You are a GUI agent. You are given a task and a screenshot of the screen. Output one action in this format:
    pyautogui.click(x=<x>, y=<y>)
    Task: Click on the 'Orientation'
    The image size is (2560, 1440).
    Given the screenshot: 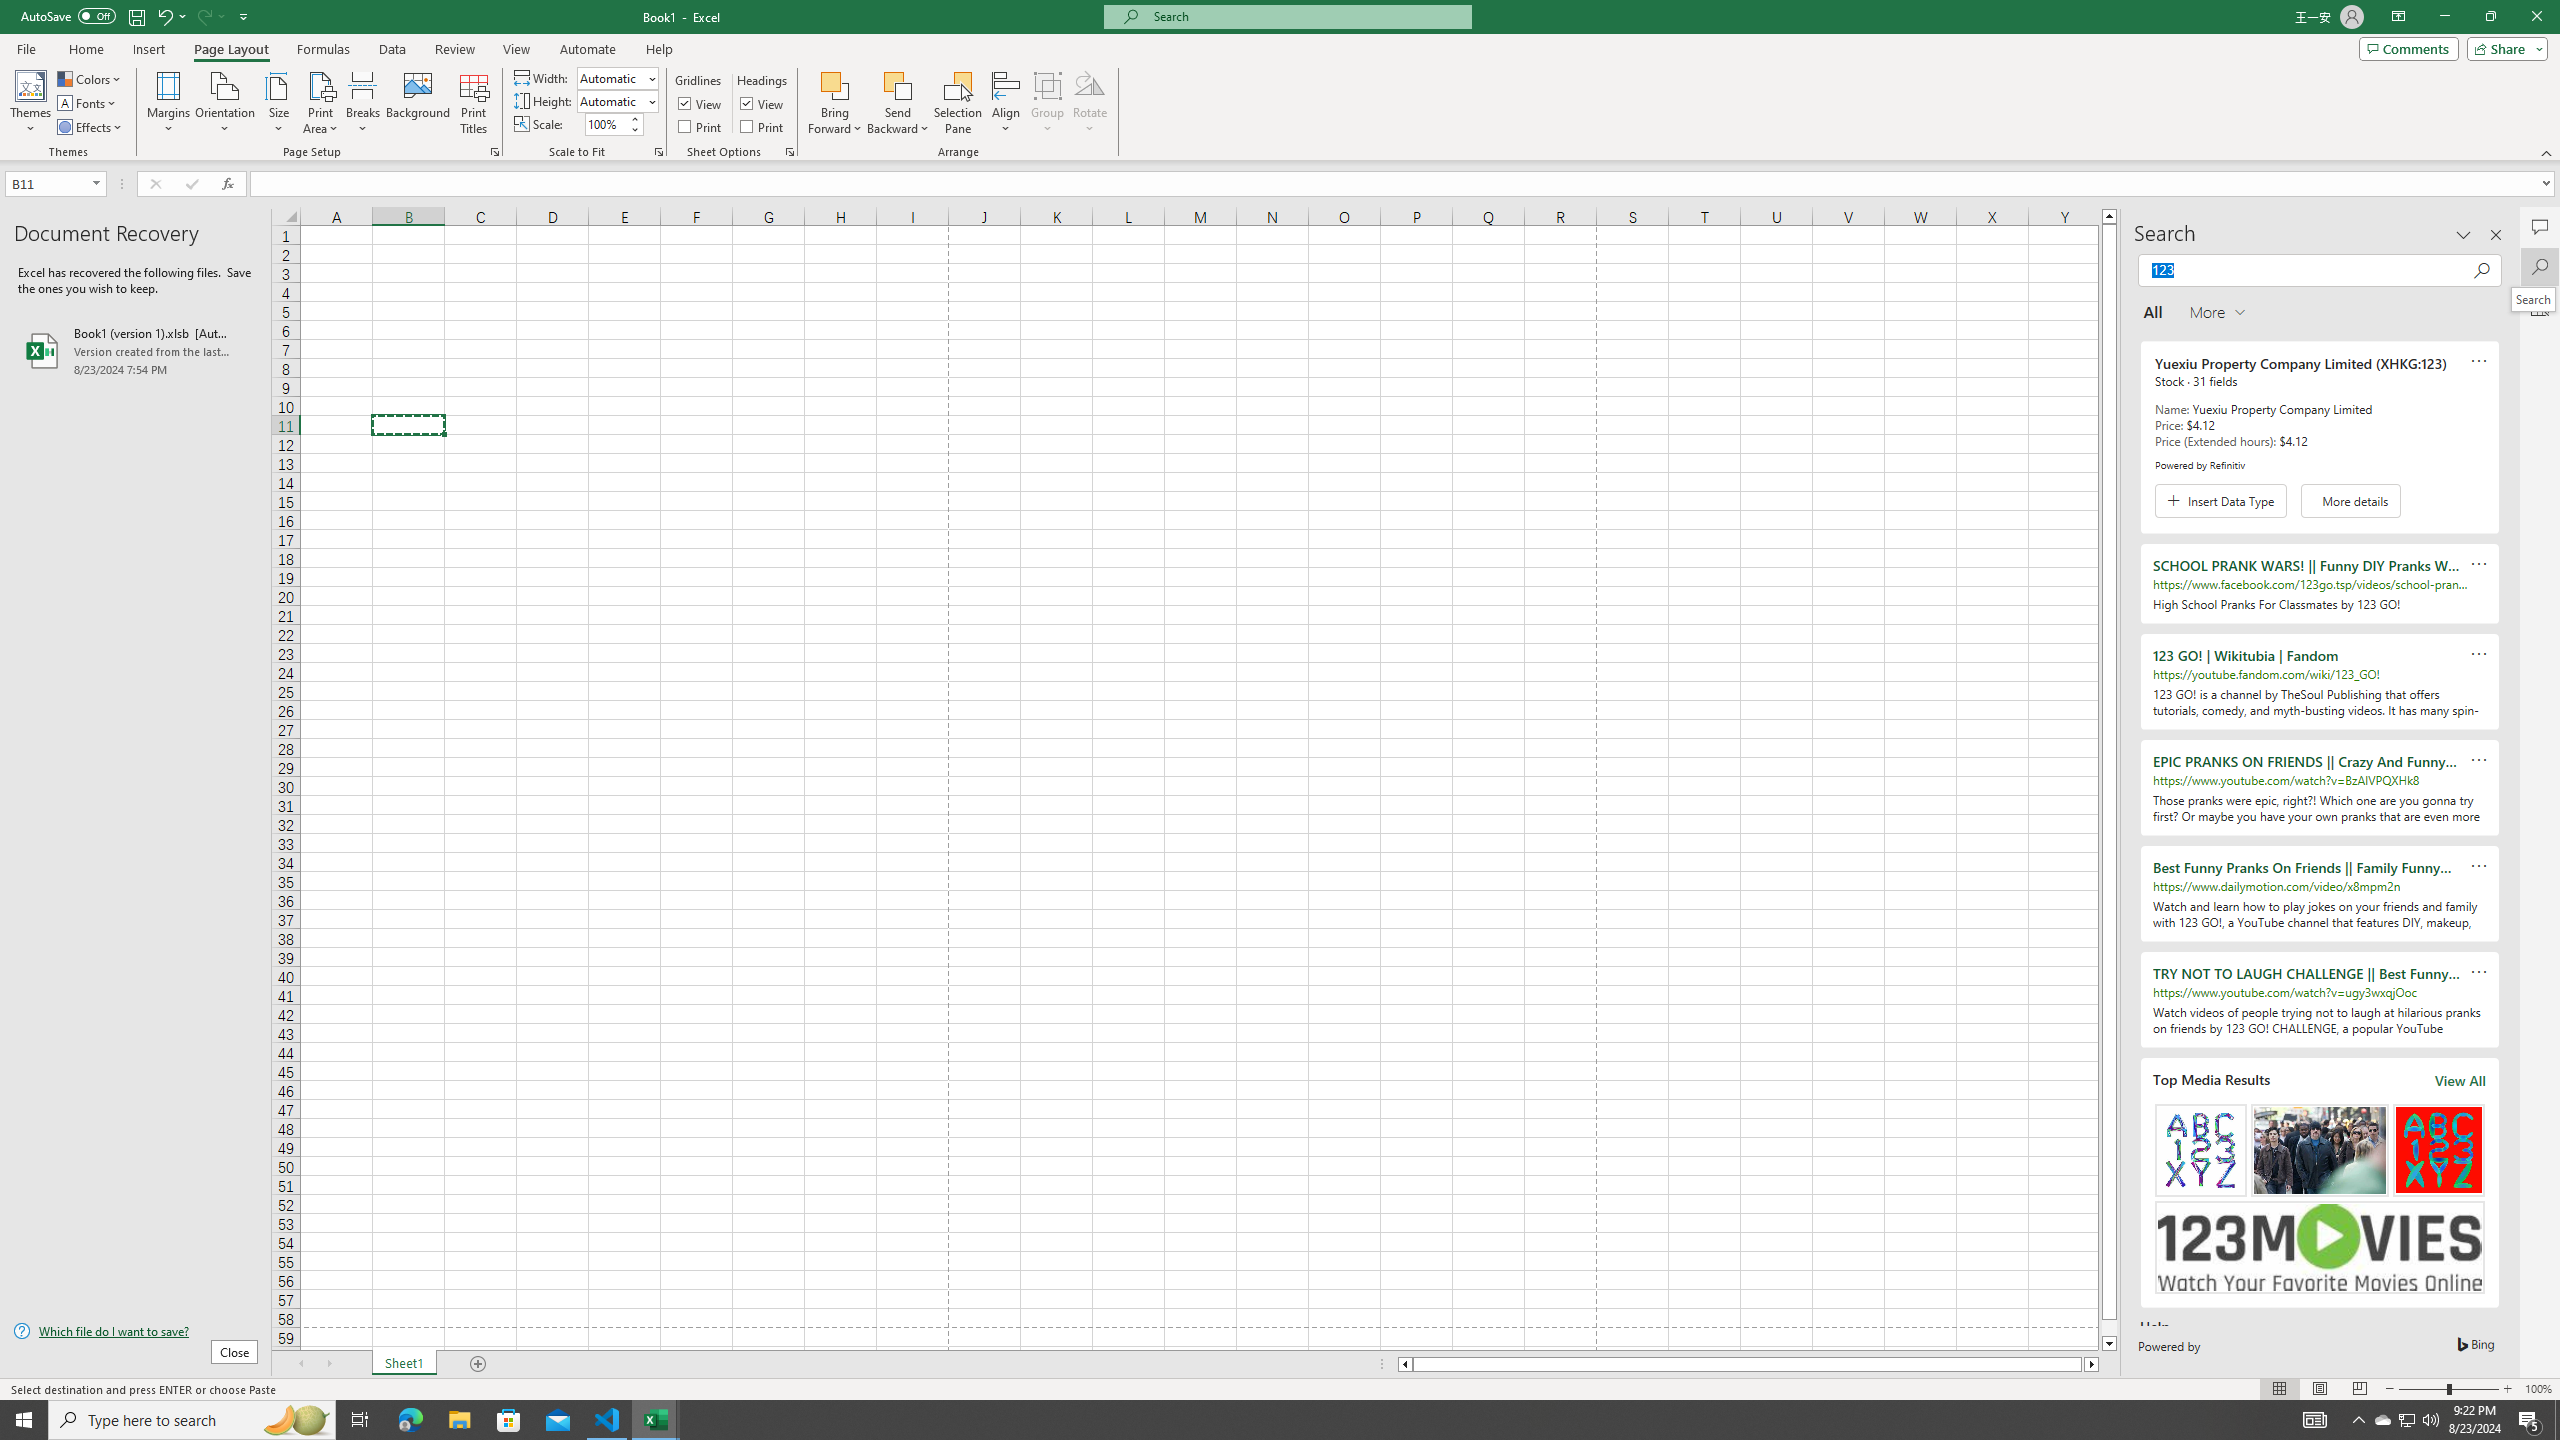 What is the action you would take?
    pyautogui.click(x=224, y=103)
    